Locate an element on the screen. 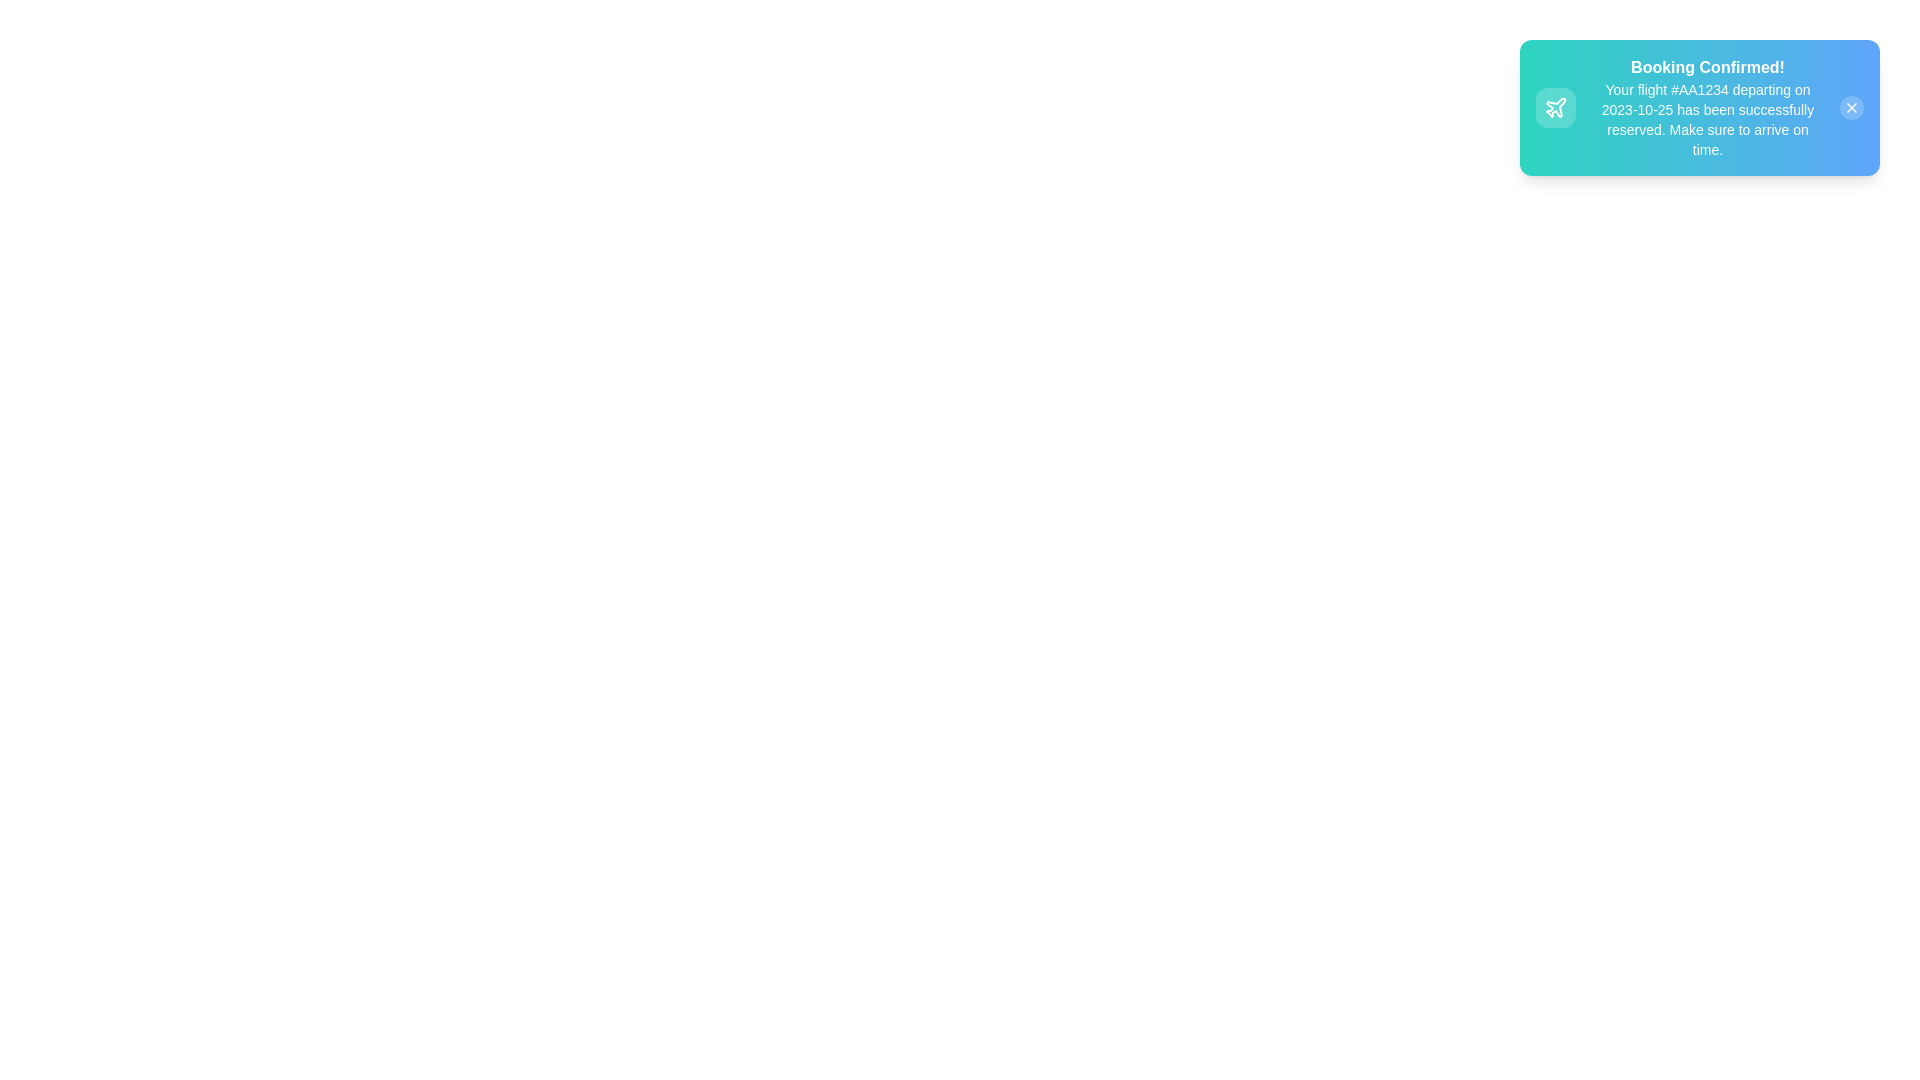 This screenshot has width=1920, height=1080. the status indicator icon located left of the 'Booking Confirmed!' text within the notification alert box is located at coordinates (1554, 108).